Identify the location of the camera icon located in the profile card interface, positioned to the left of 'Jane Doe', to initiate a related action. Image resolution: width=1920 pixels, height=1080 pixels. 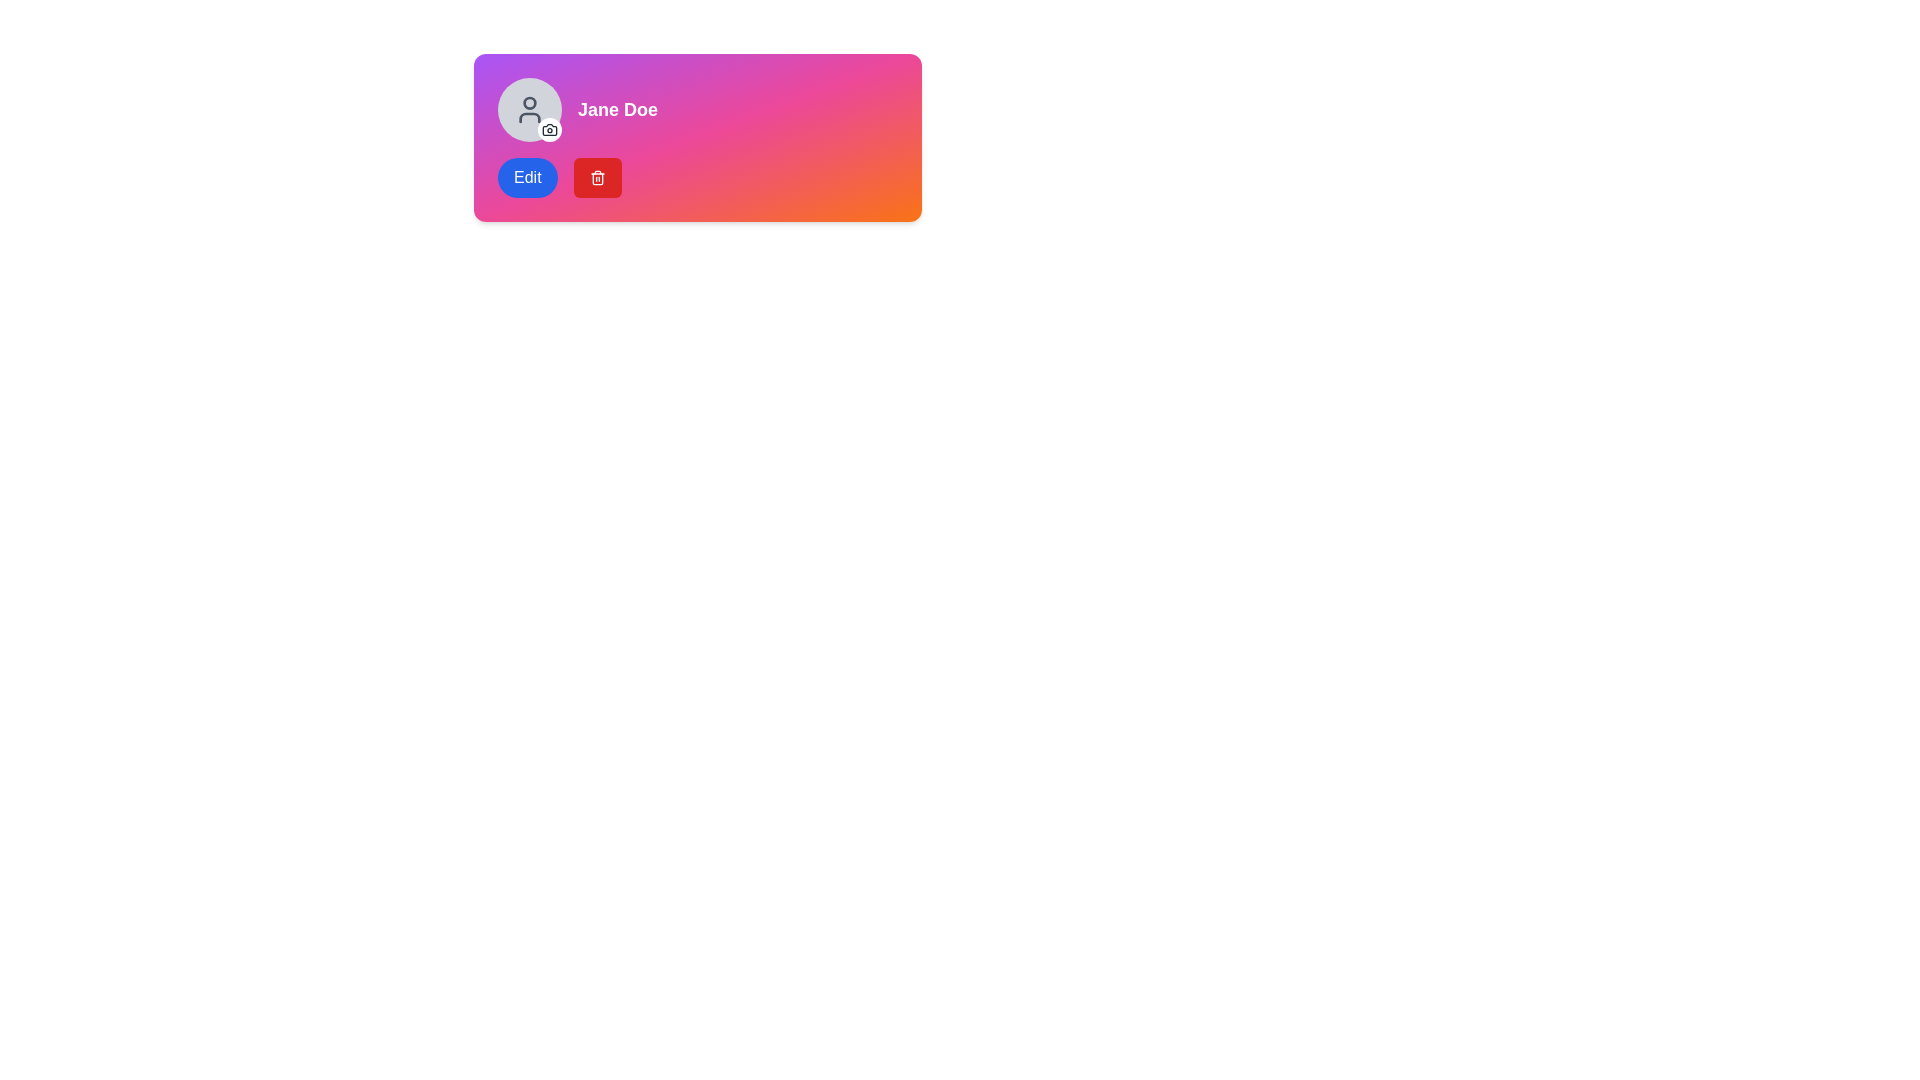
(550, 128).